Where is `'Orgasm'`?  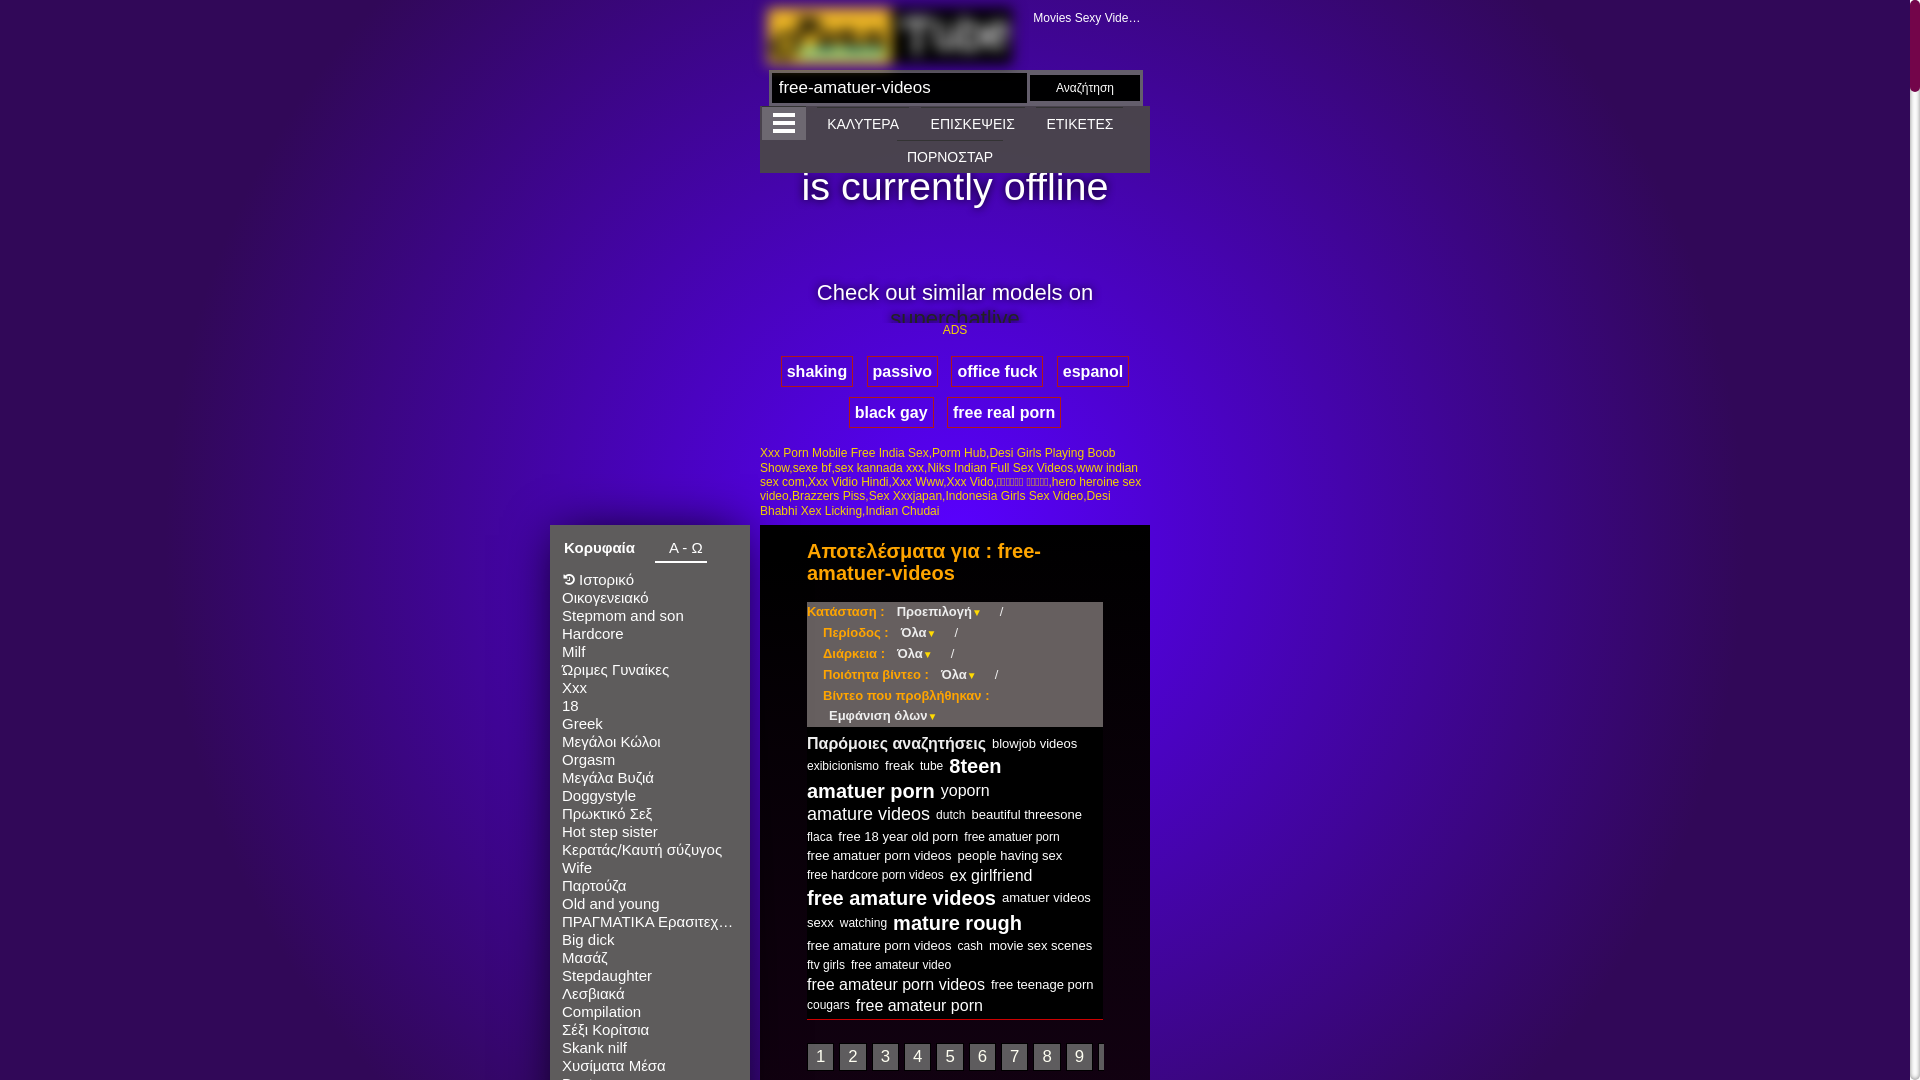
'Orgasm' is located at coordinates (649, 759).